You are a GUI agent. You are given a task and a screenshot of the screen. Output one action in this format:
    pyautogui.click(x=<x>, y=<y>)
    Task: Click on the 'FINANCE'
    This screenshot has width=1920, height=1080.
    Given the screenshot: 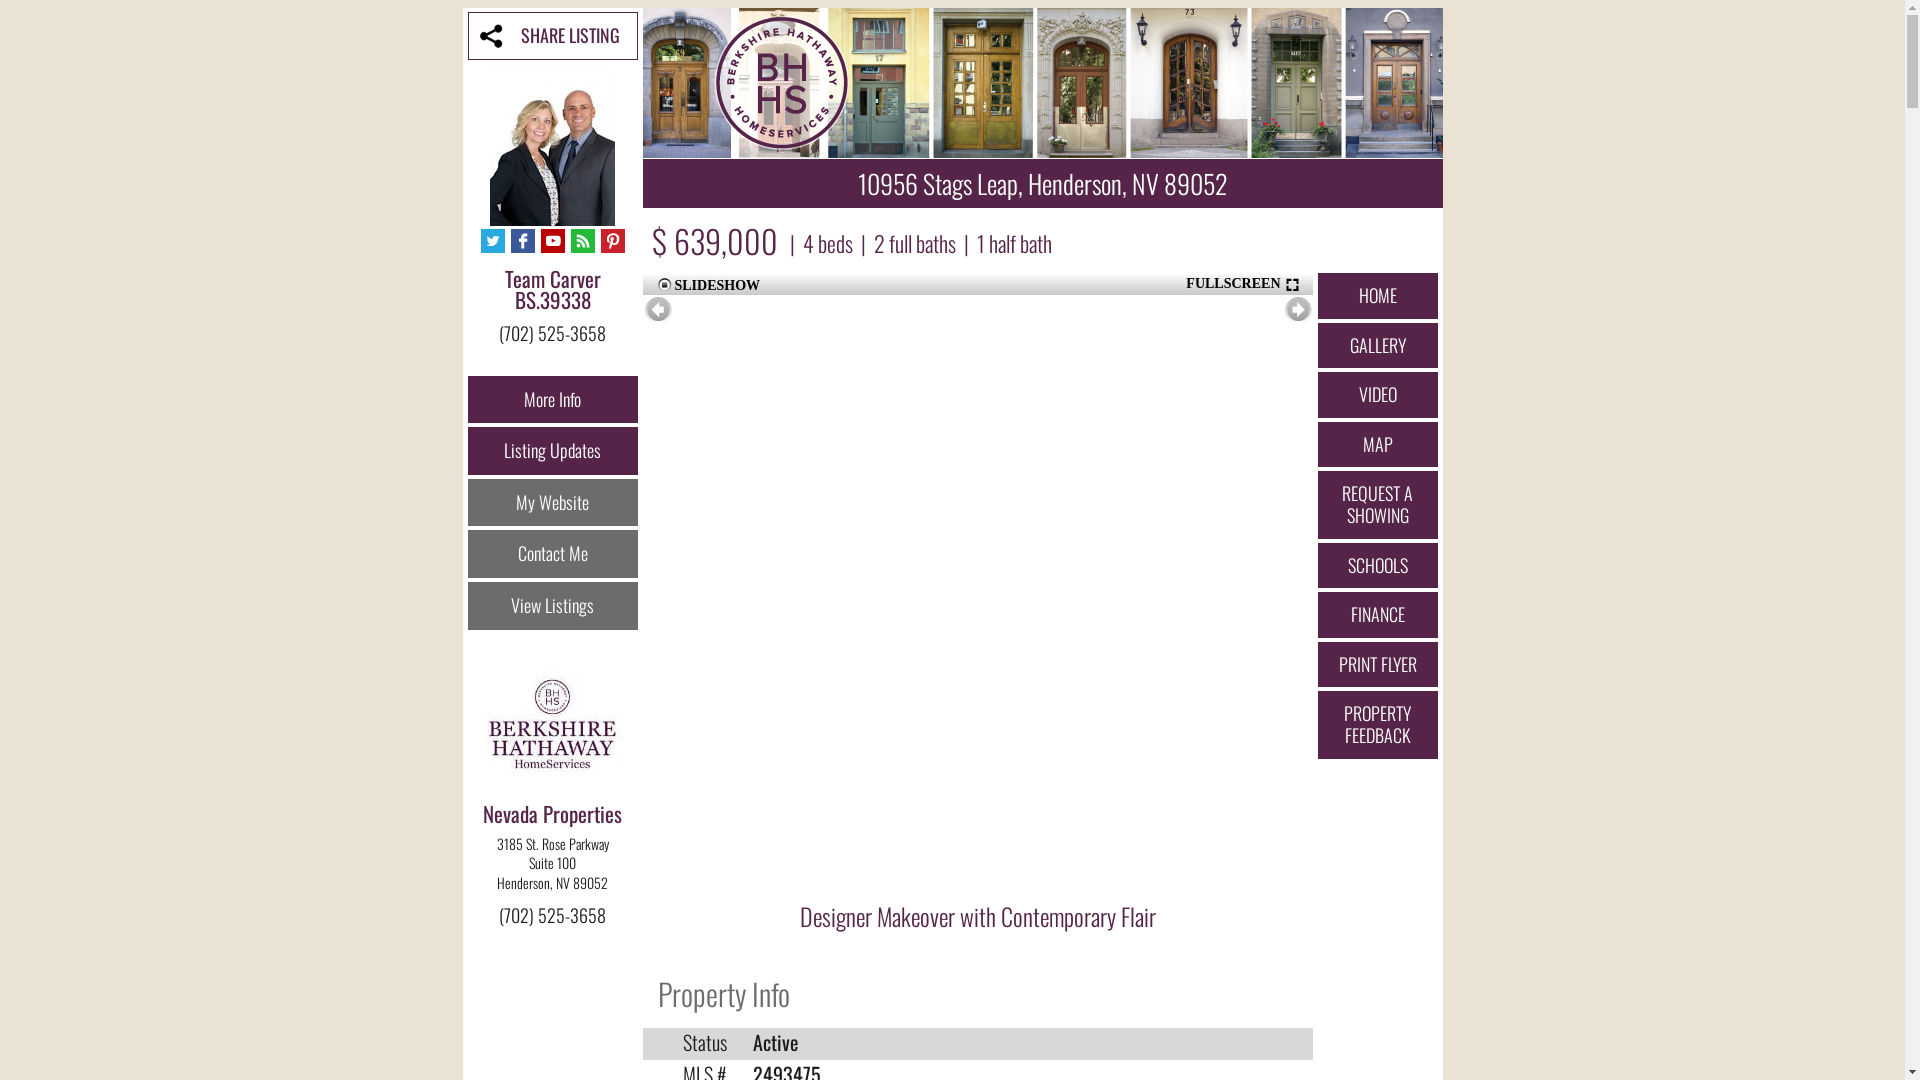 What is the action you would take?
    pyautogui.click(x=1376, y=613)
    